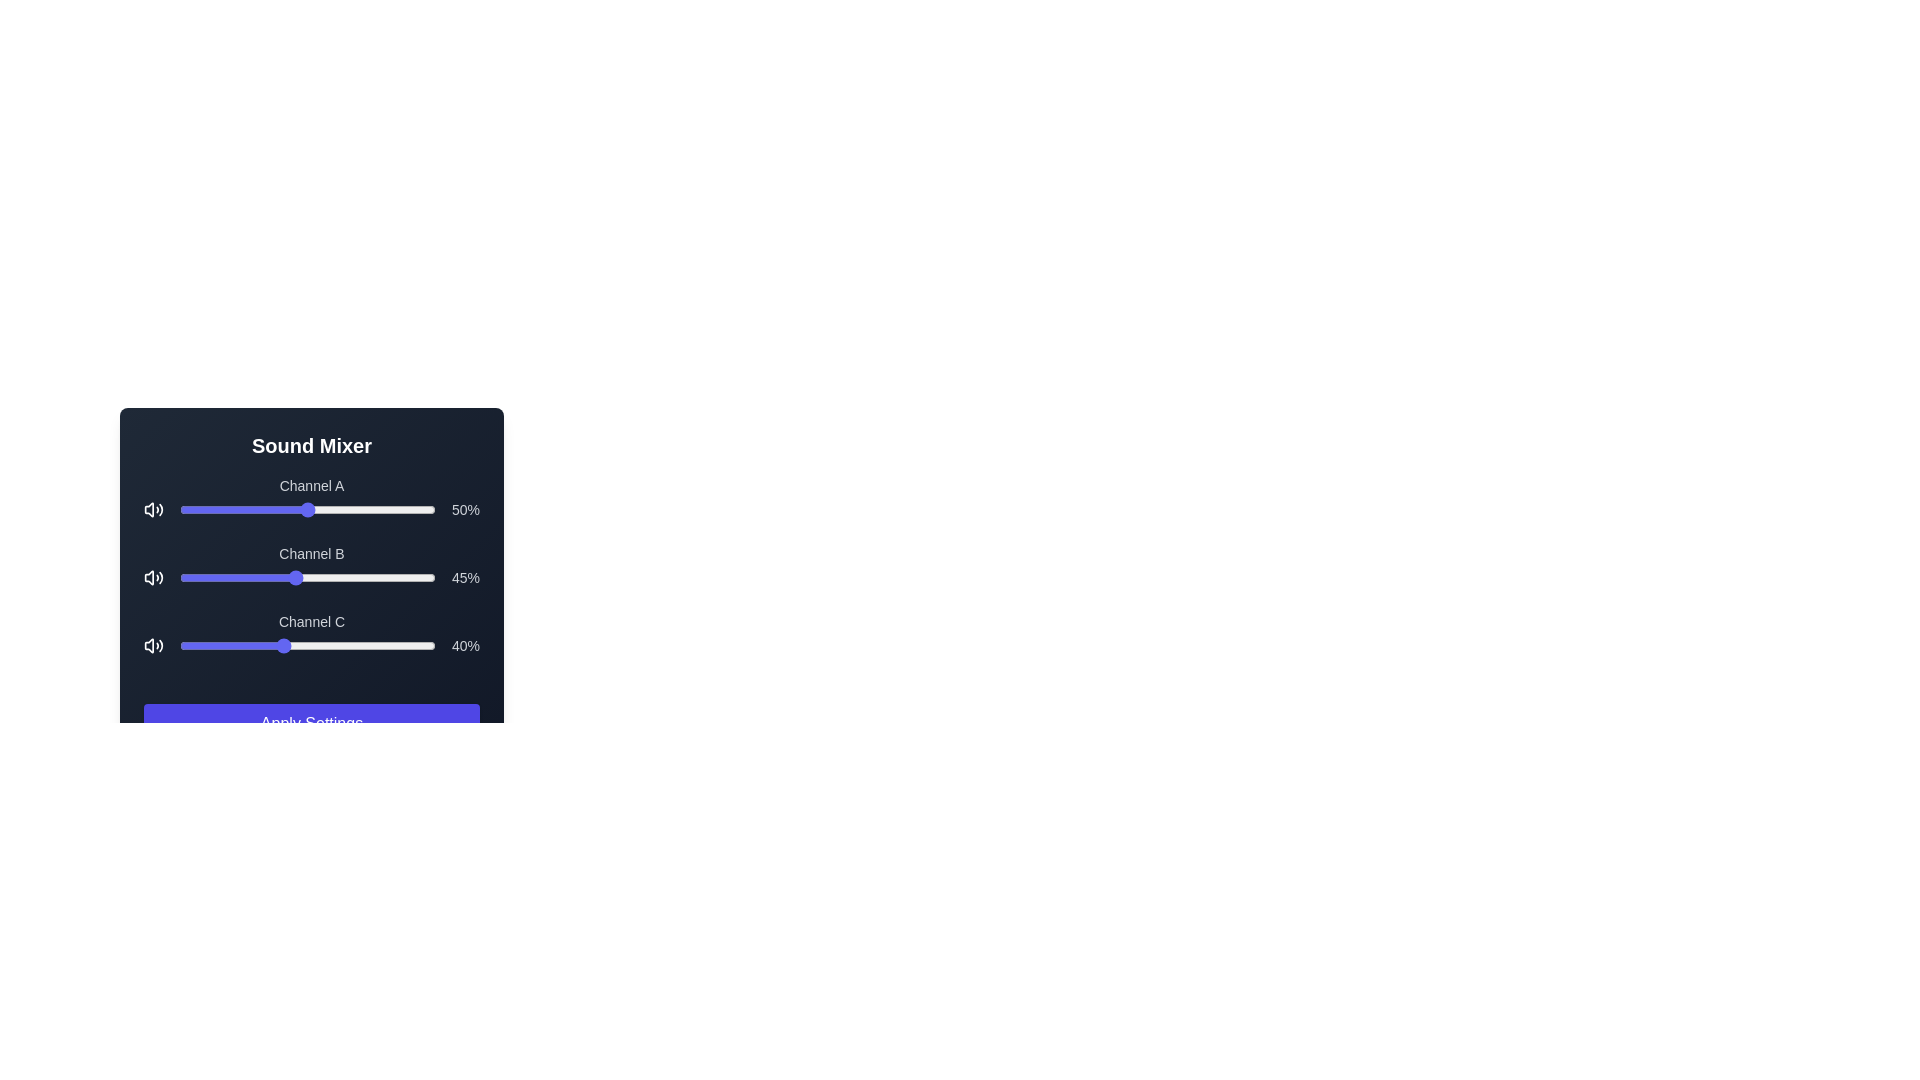  What do you see at coordinates (416, 645) in the screenshot?
I see `the slider` at bounding box center [416, 645].